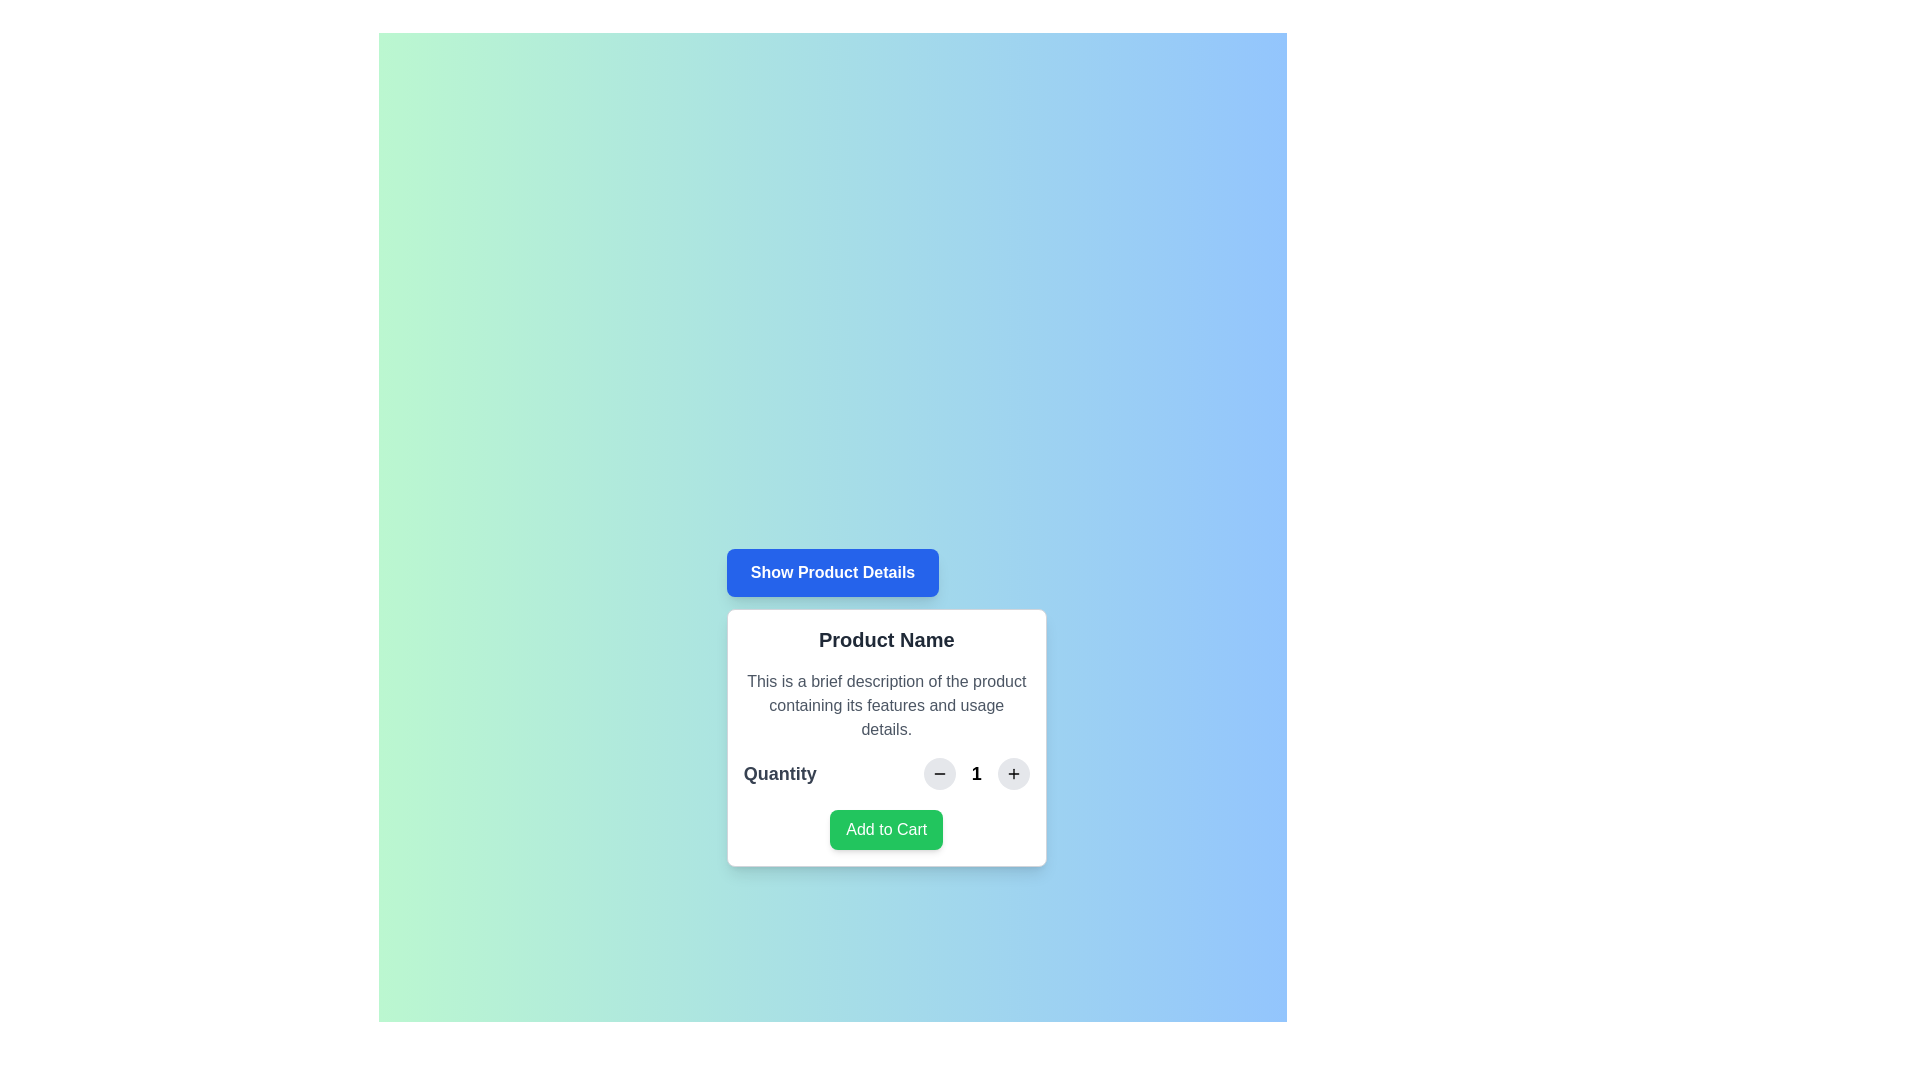 This screenshot has height=1080, width=1920. I want to click on the numeral '1' label styled as text, which is centrally positioned between a minus icon on the left and a plus icon on the right in a quantity selector, so click(976, 773).